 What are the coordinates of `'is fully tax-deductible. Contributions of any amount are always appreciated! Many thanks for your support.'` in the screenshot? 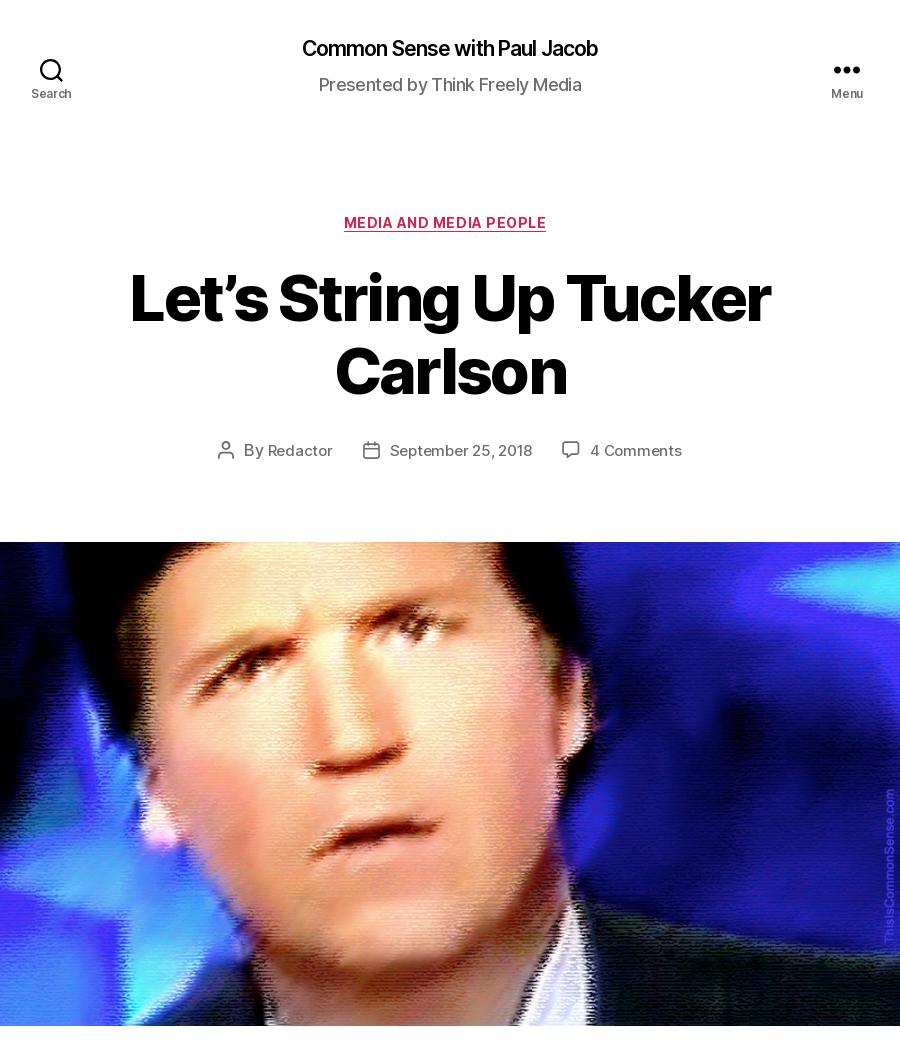 It's located at (657, 589).